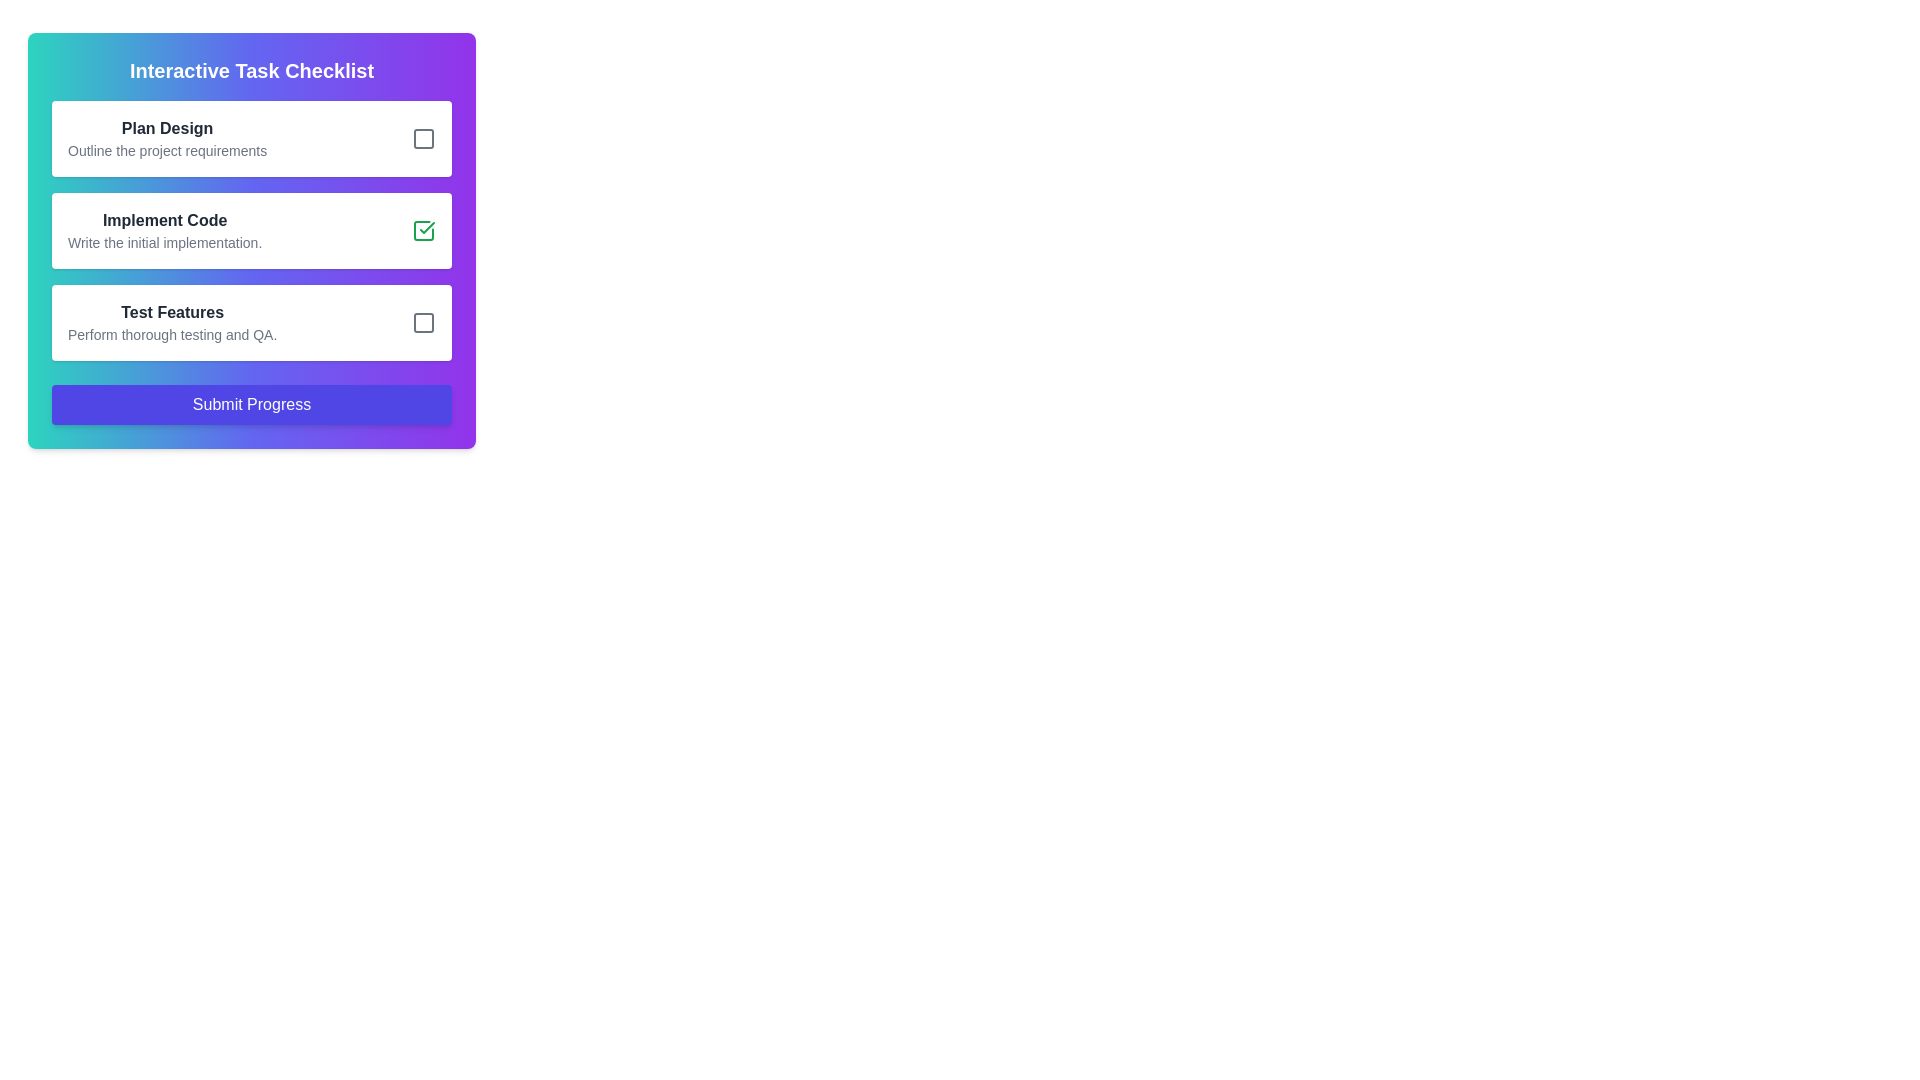  I want to click on the checkbox icon, so click(422, 230).